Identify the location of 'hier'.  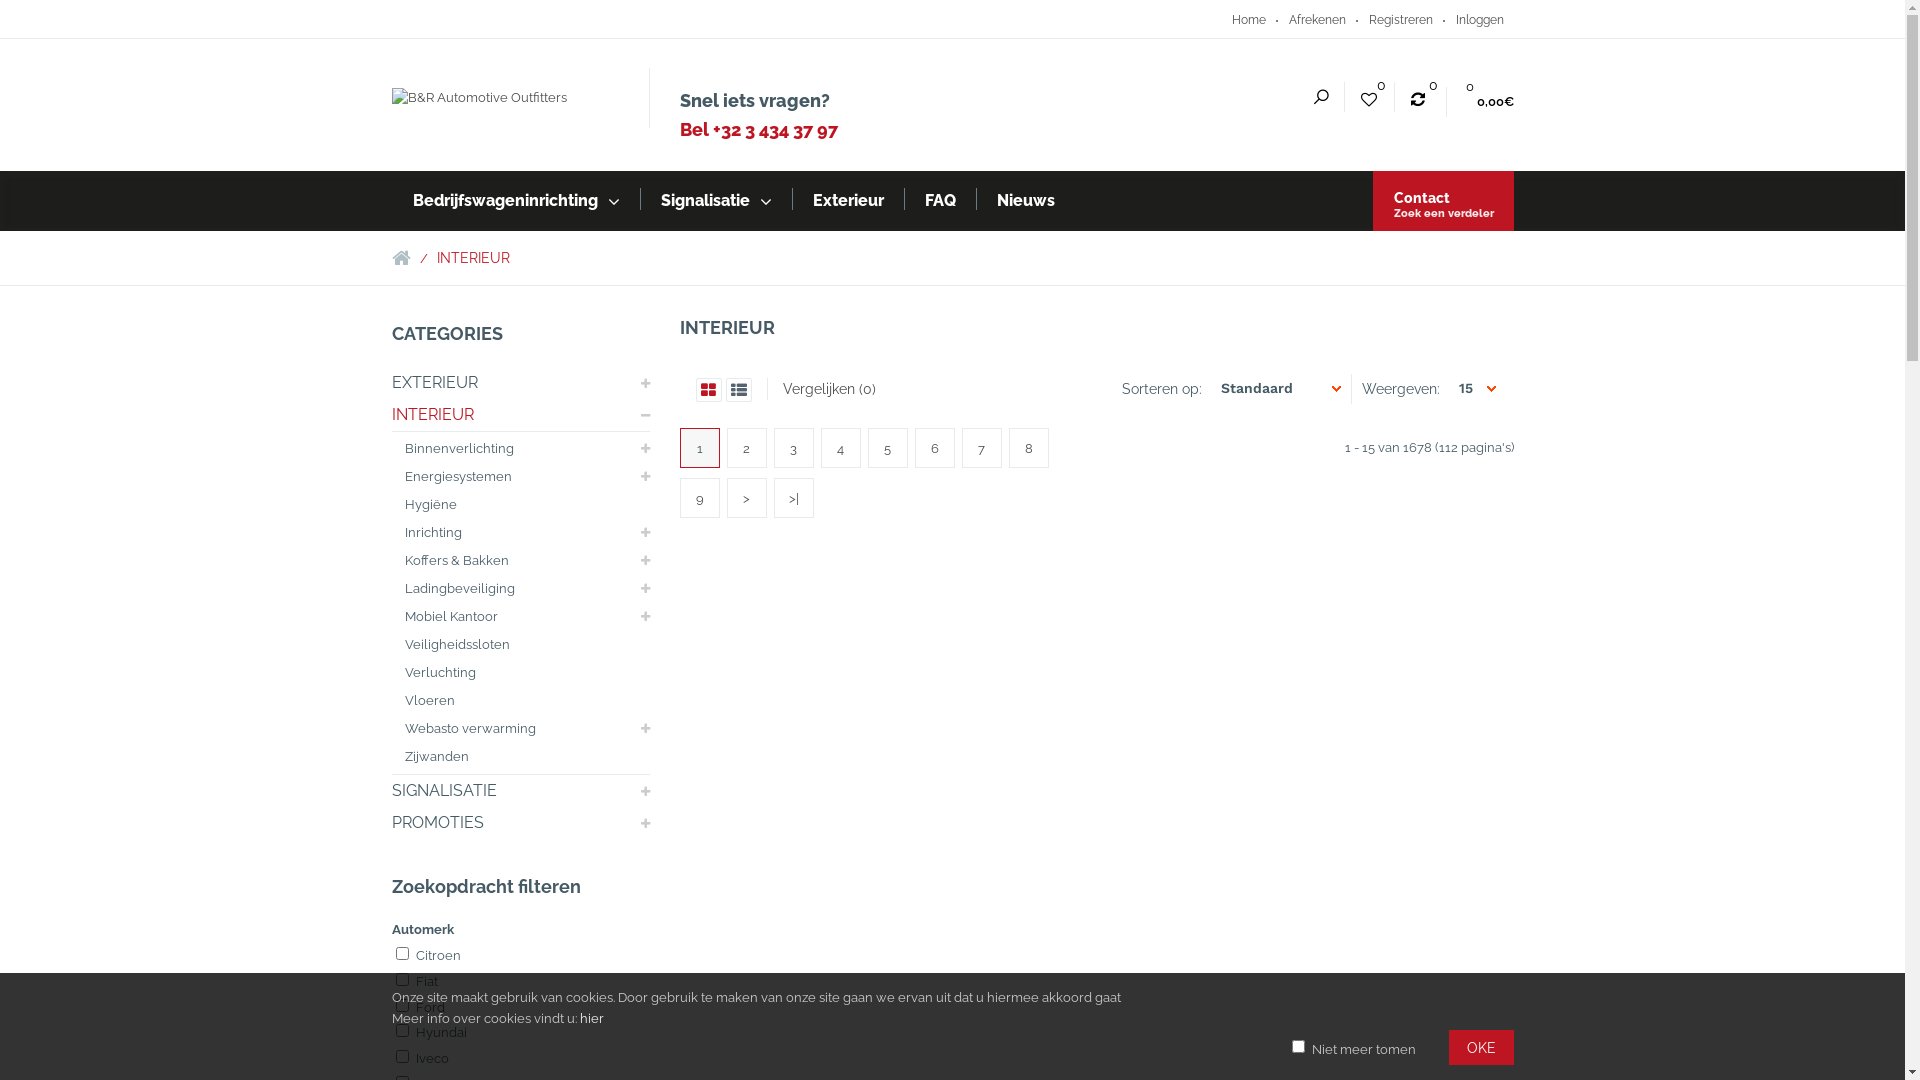
(590, 1018).